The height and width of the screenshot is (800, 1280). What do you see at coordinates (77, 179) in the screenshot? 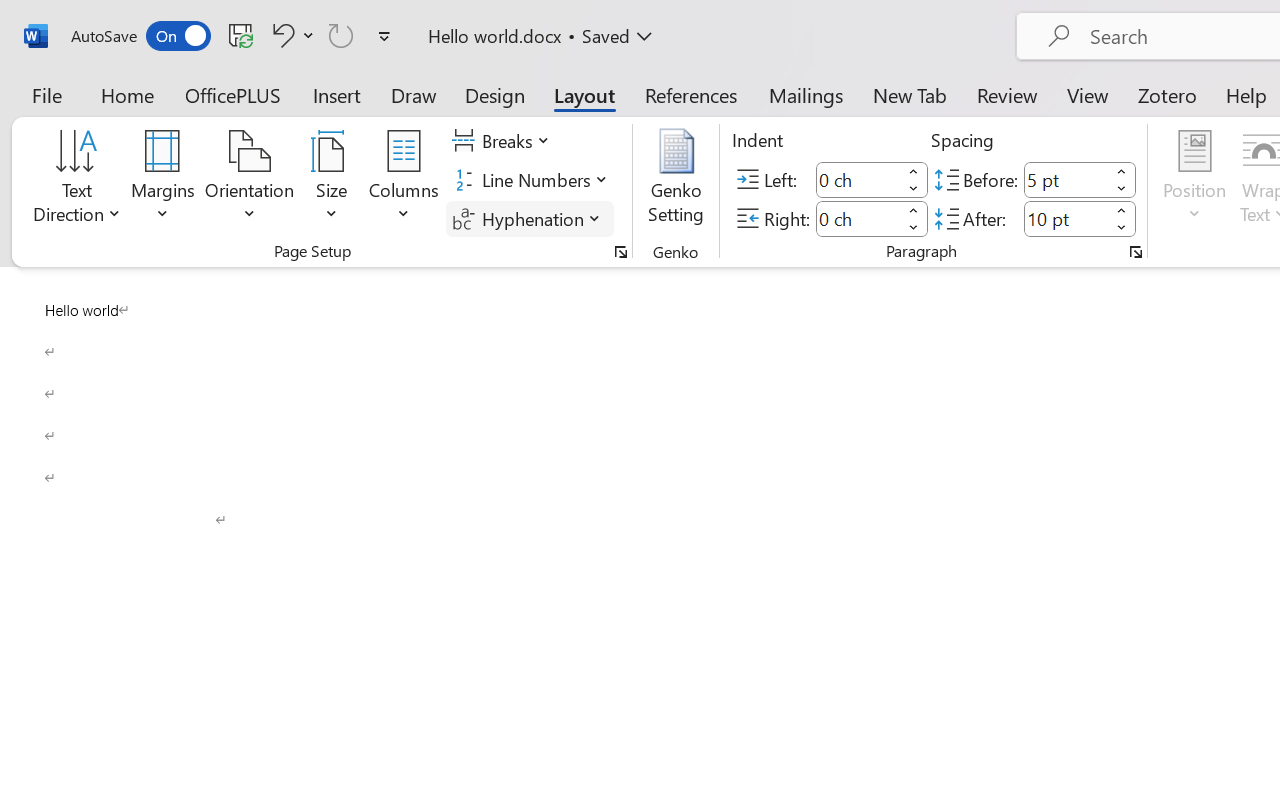
I see `'Text Direction'` at bounding box center [77, 179].